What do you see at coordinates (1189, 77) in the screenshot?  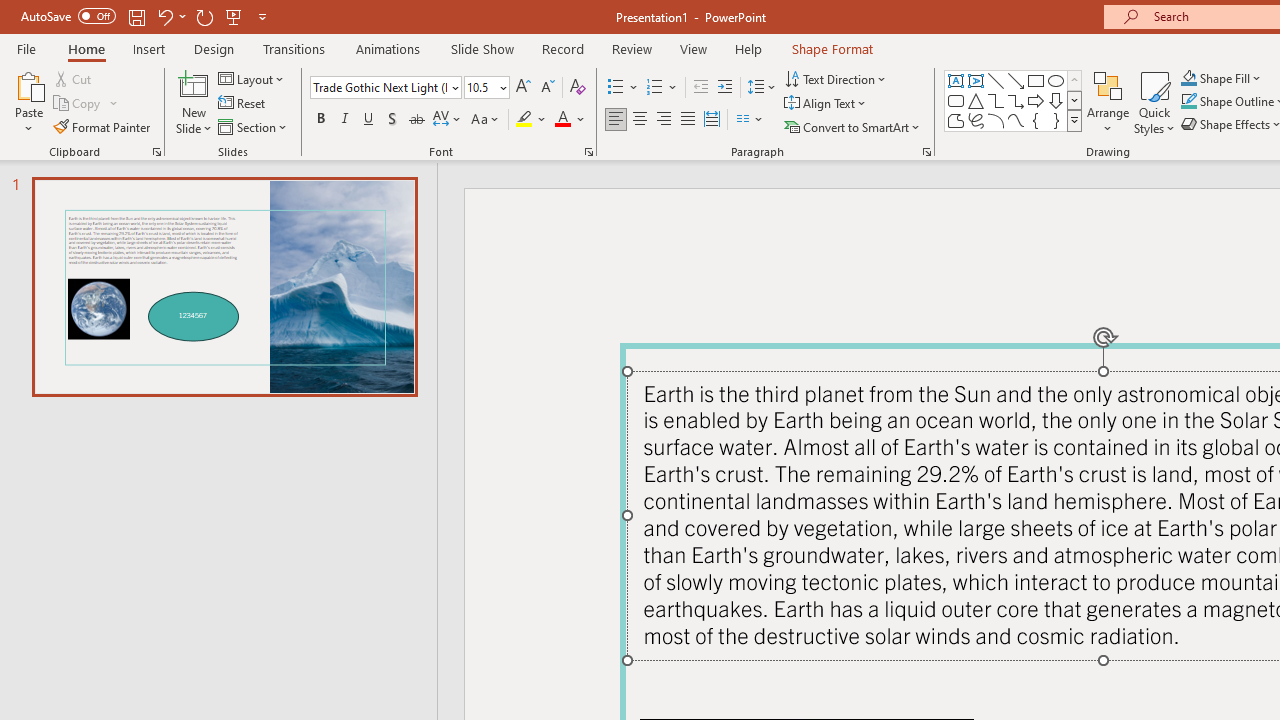 I see `'Shape Fill Aqua, Accent 2'` at bounding box center [1189, 77].